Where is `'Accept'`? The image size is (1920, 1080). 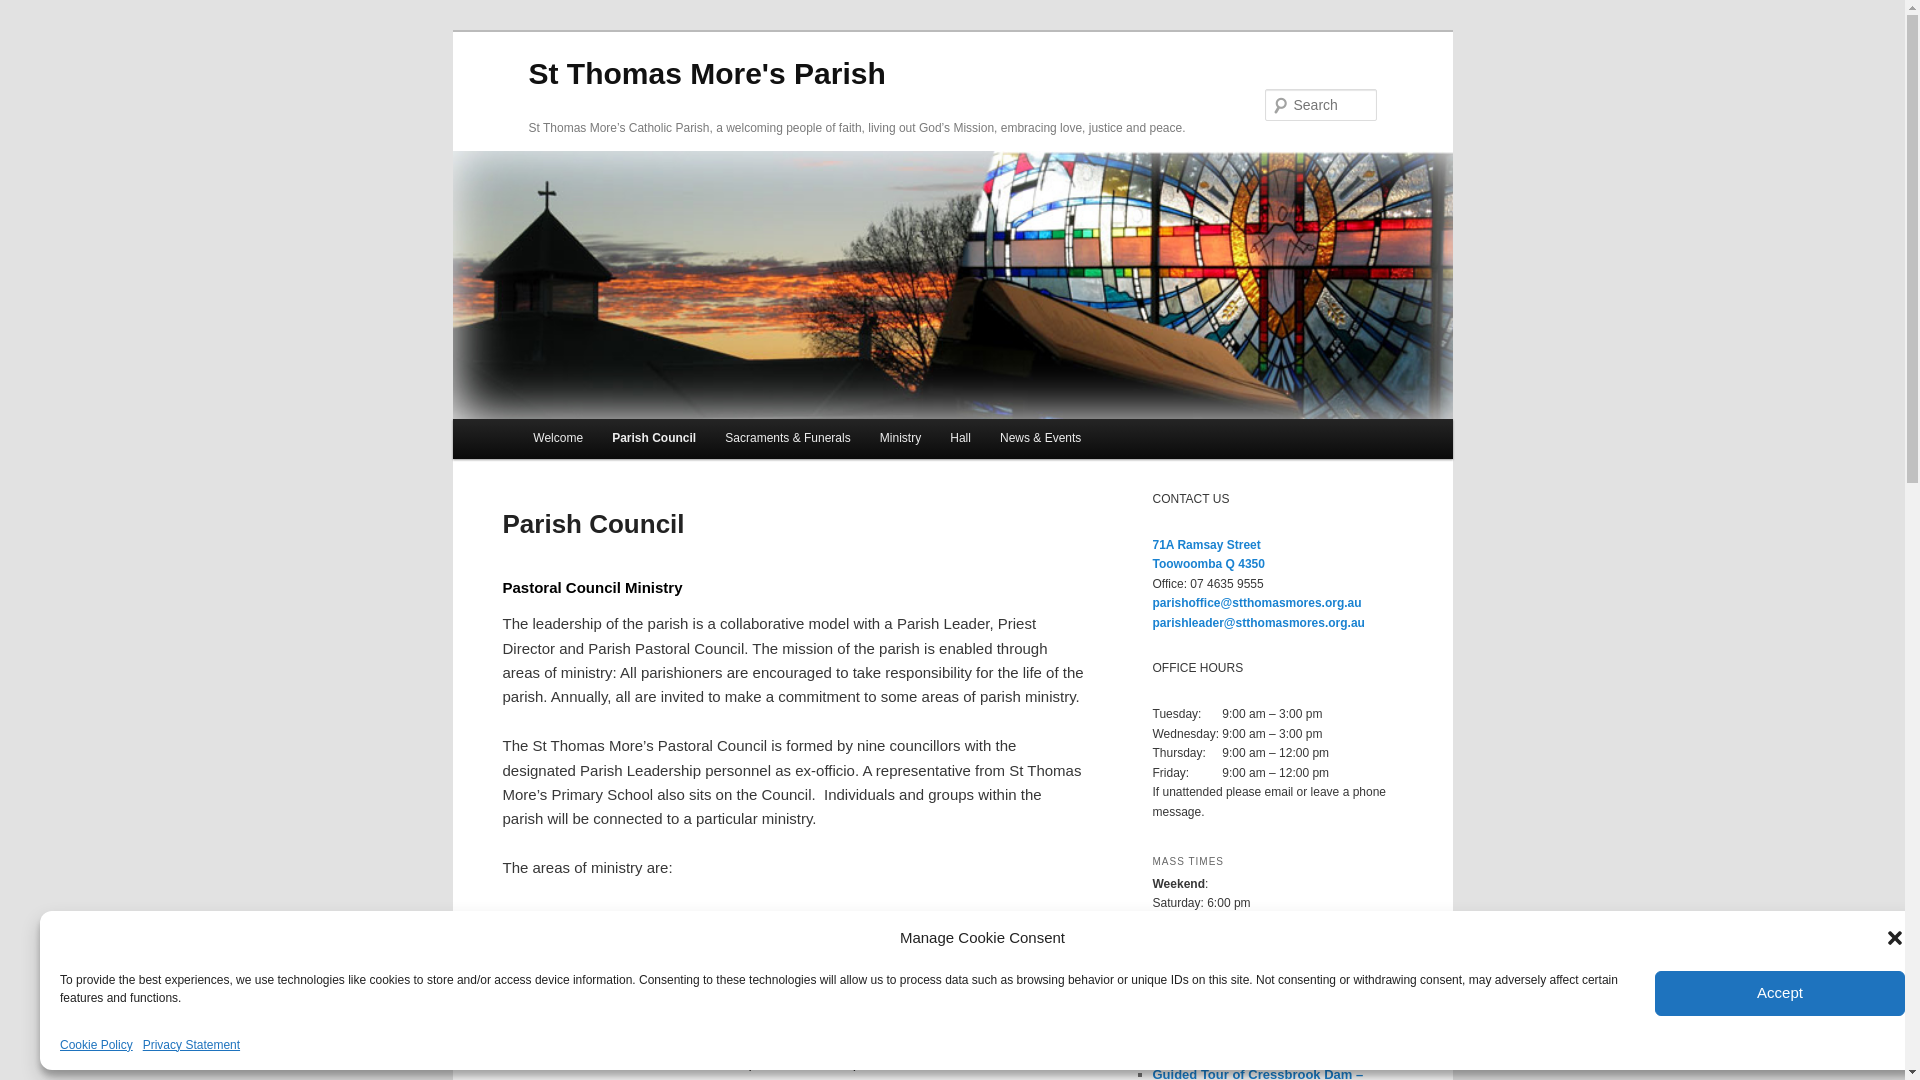
'Accept' is located at coordinates (1780, 992).